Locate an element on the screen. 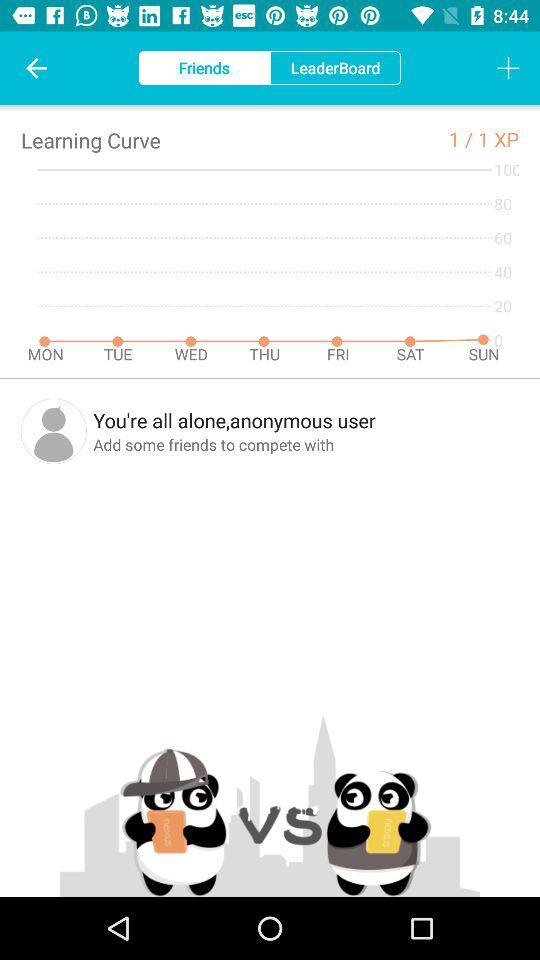 This screenshot has width=540, height=960. the icon next to the learning curve is located at coordinates (463, 138).